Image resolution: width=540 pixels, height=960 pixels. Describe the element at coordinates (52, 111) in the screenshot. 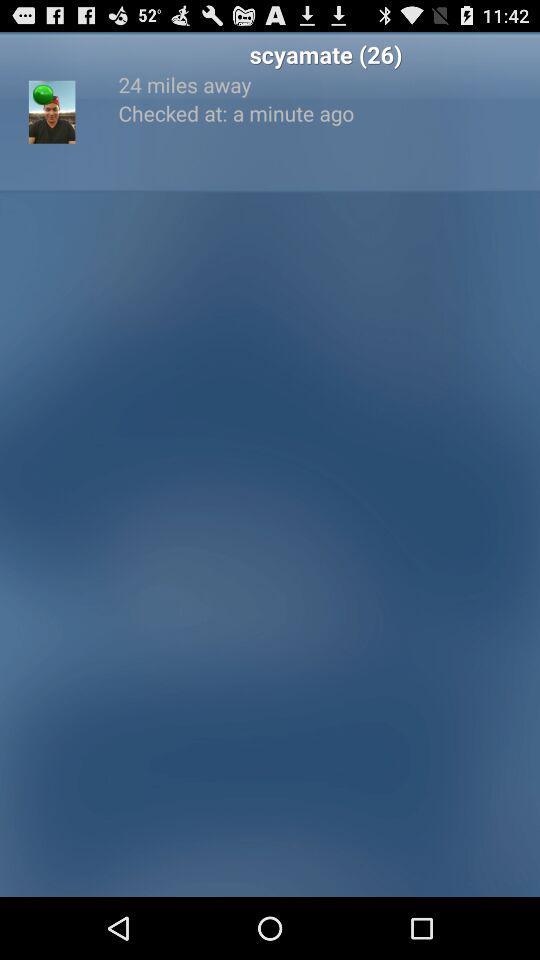

I see `icon next to the 24 miles away icon` at that location.